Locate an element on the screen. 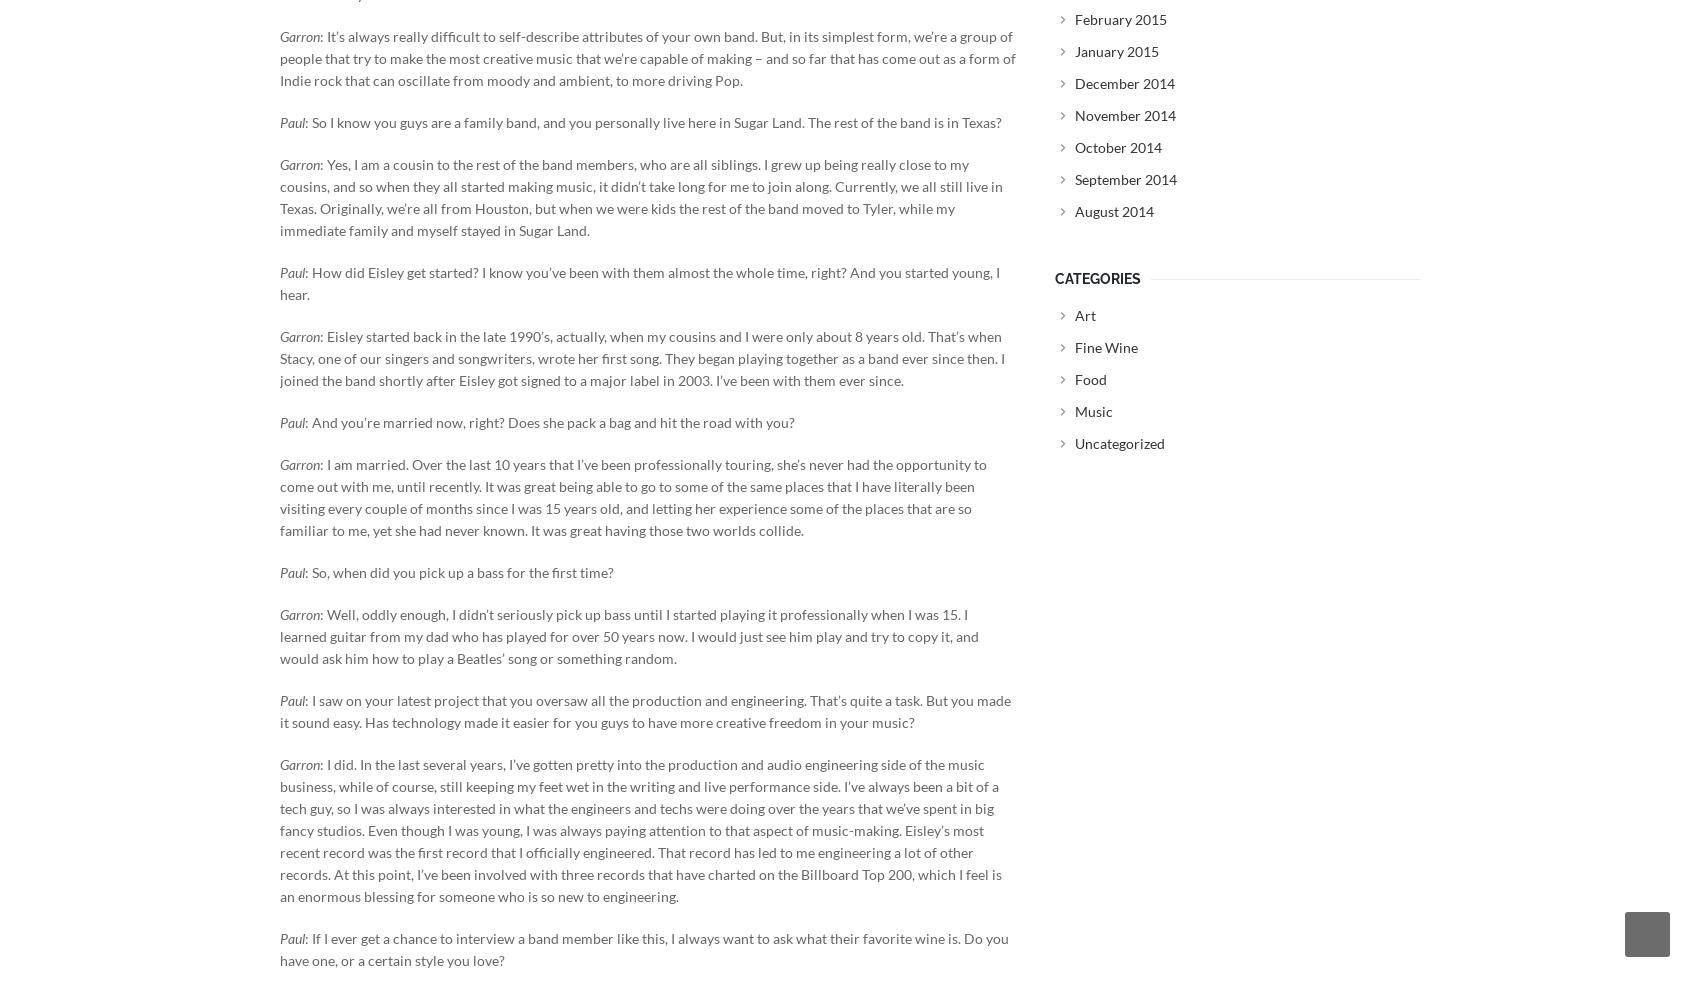  'October 2014' is located at coordinates (1118, 146).